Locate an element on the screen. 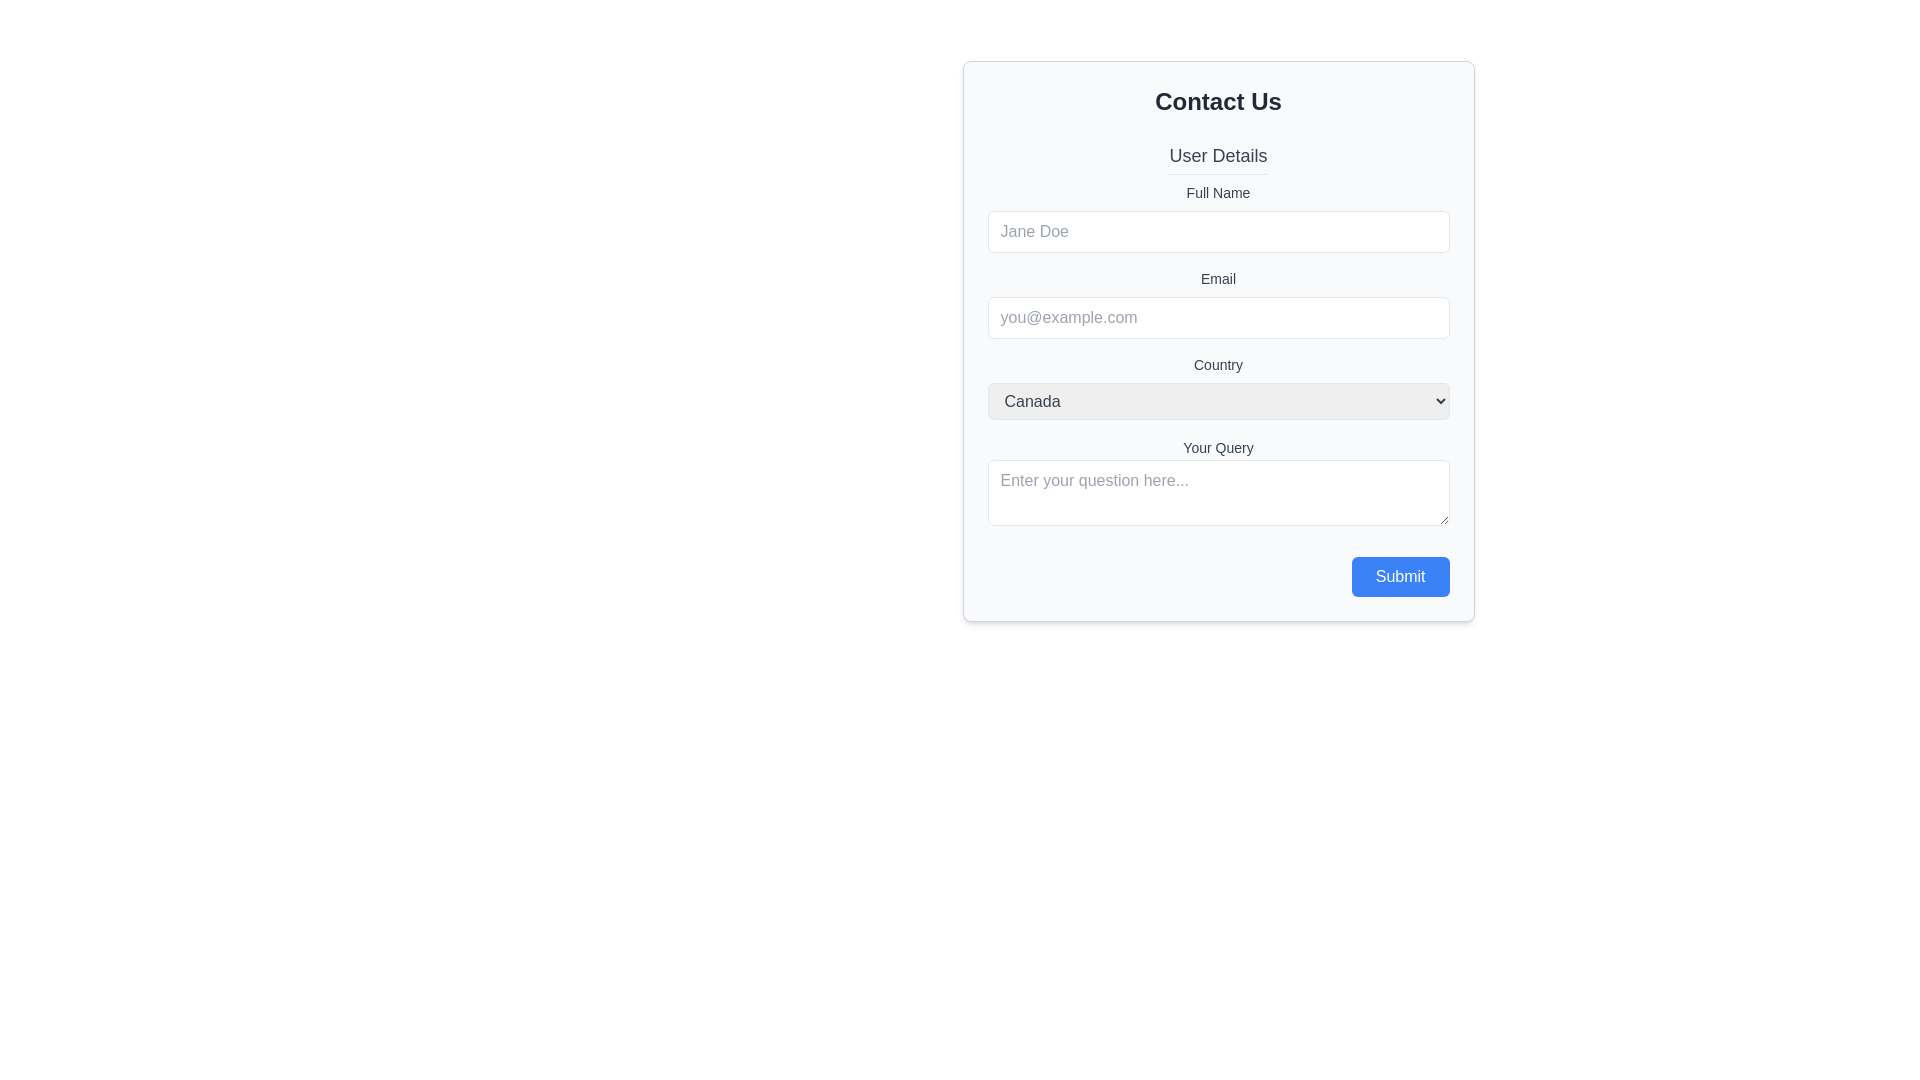 The width and height of the screenshot is (1920, 1080). text label indicating the purpose of the input field for entering user queries, positioned above the text input field is located at coordinates (1217, 446).